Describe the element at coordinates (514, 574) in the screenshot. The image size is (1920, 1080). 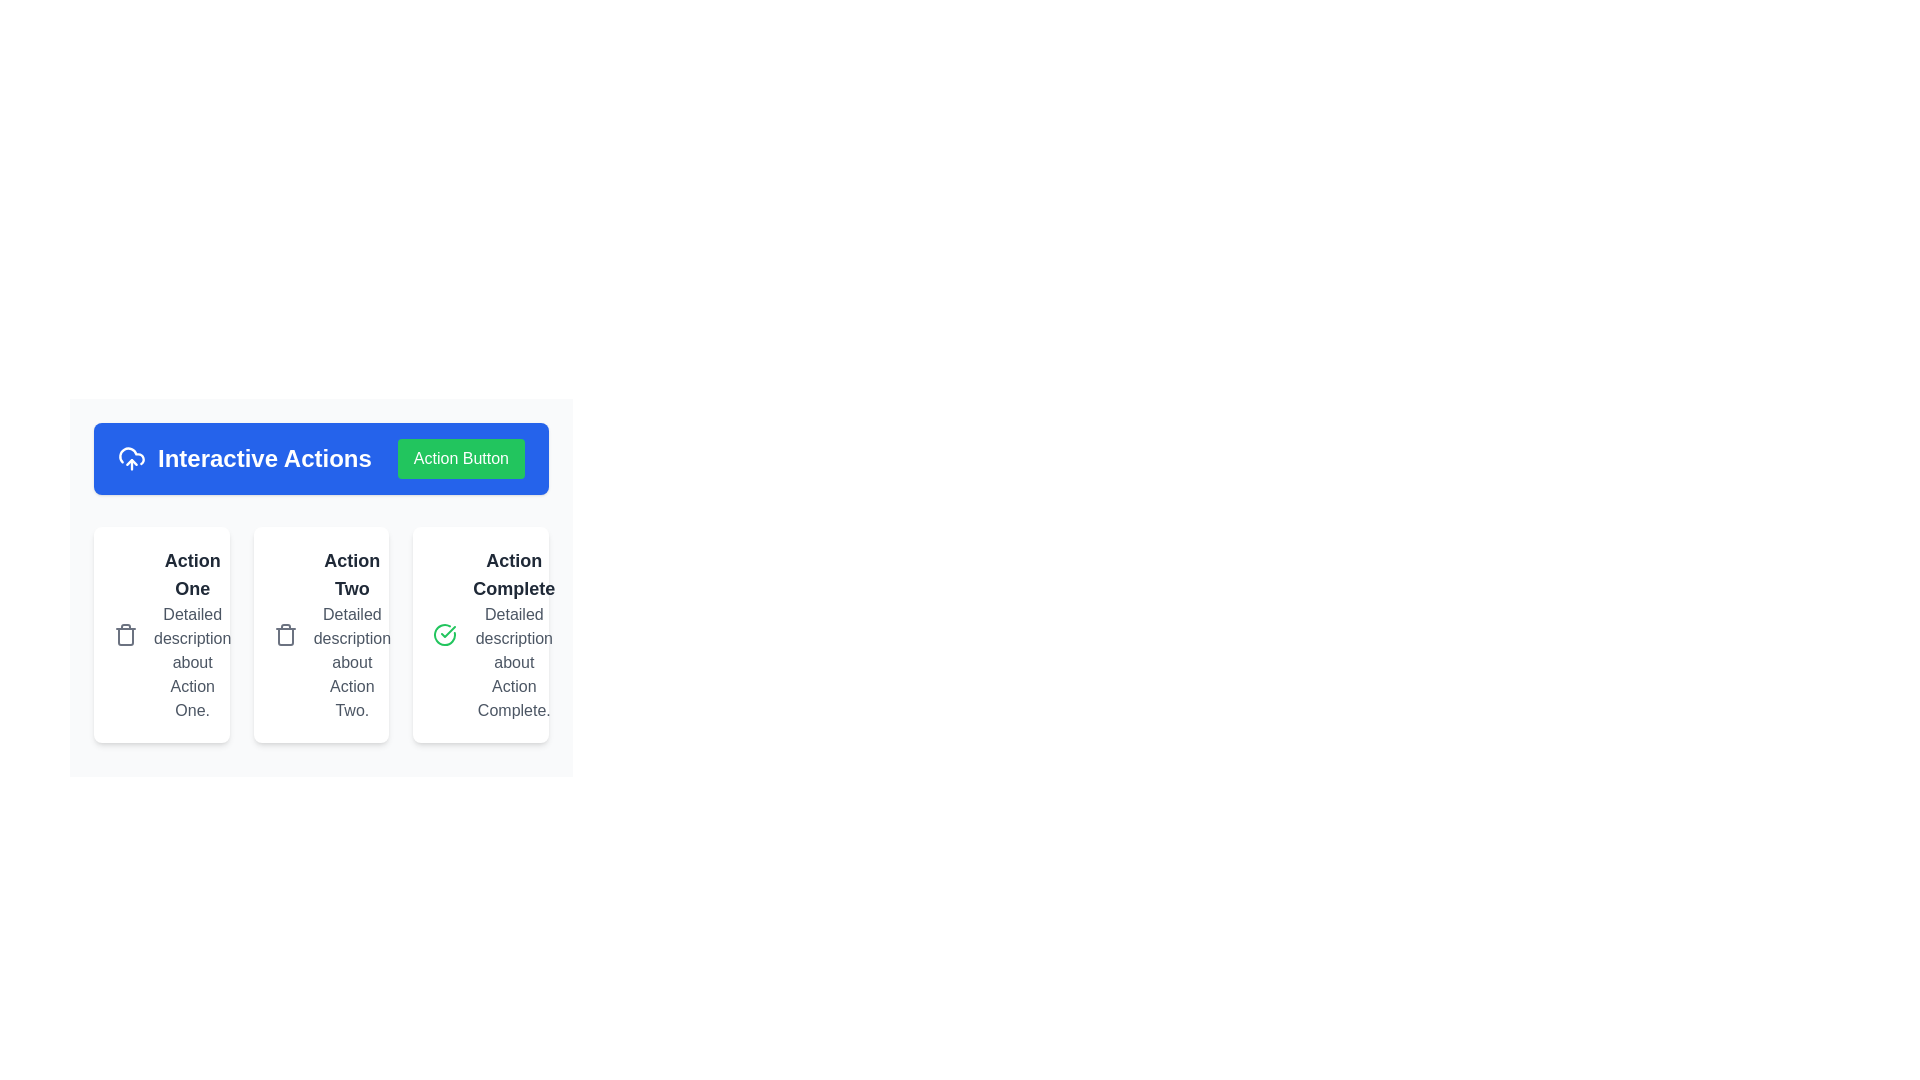
I see `text header that displays 'Action Complete' in bold, large-sized dark gray text, located in the top section of the third column in a row of cards` at that location.